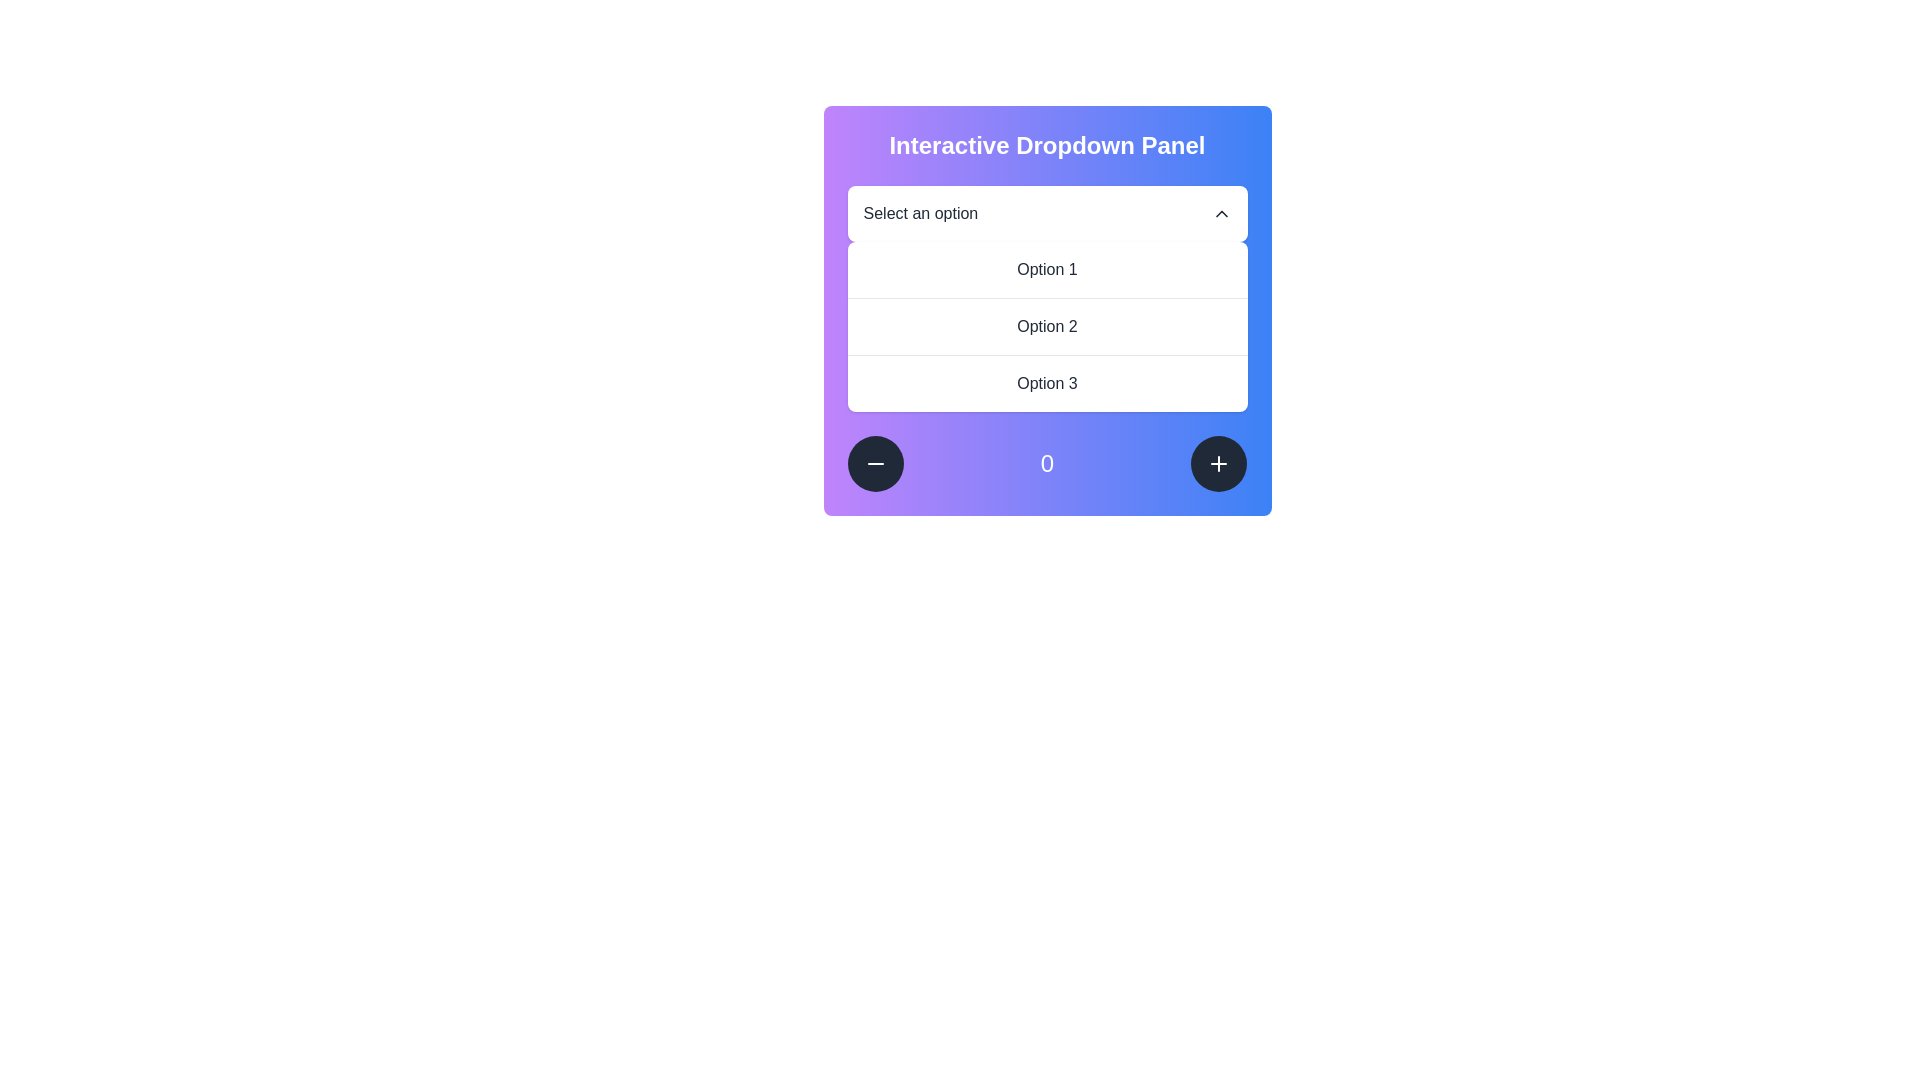  I want to click on the circular dark button with a white horizontal line resembling a minus sign, located in the bottom-left corner of the interface, so click(875, 463).